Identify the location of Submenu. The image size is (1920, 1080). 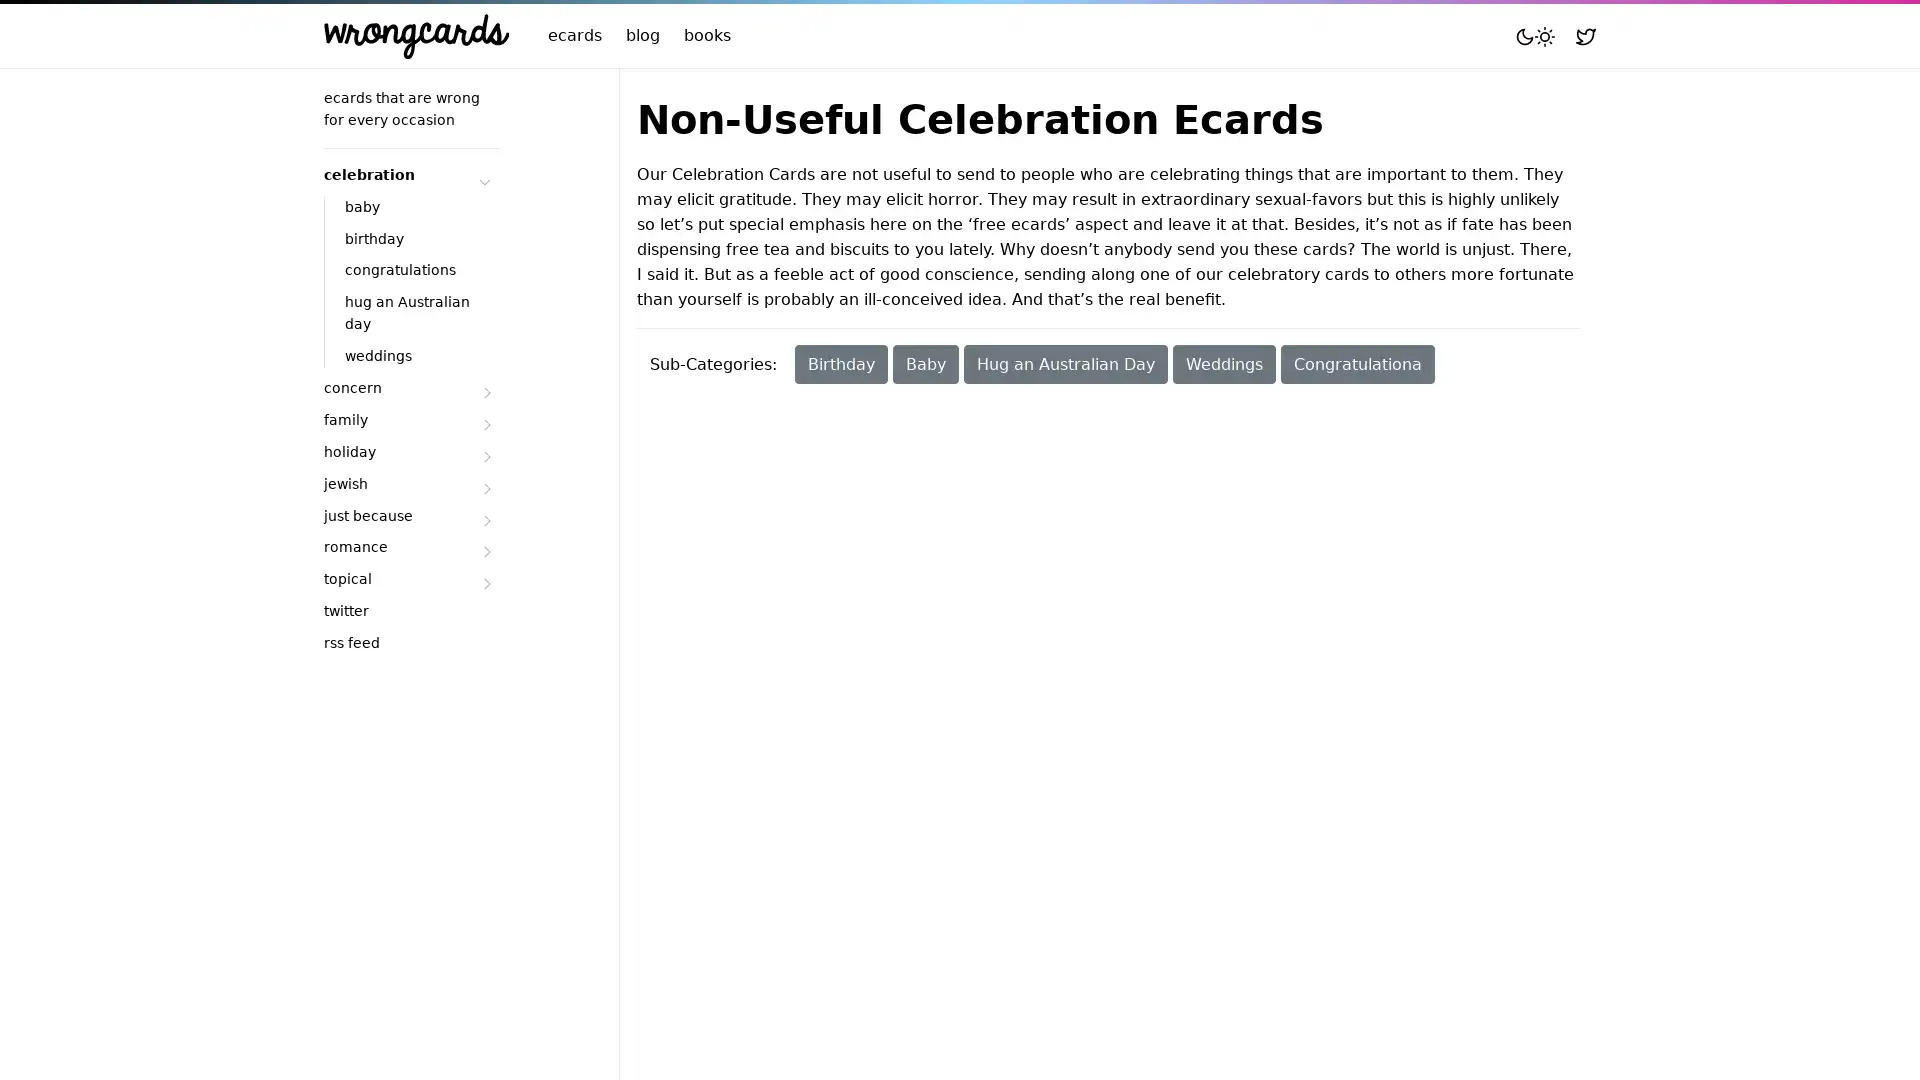
(484, 583).